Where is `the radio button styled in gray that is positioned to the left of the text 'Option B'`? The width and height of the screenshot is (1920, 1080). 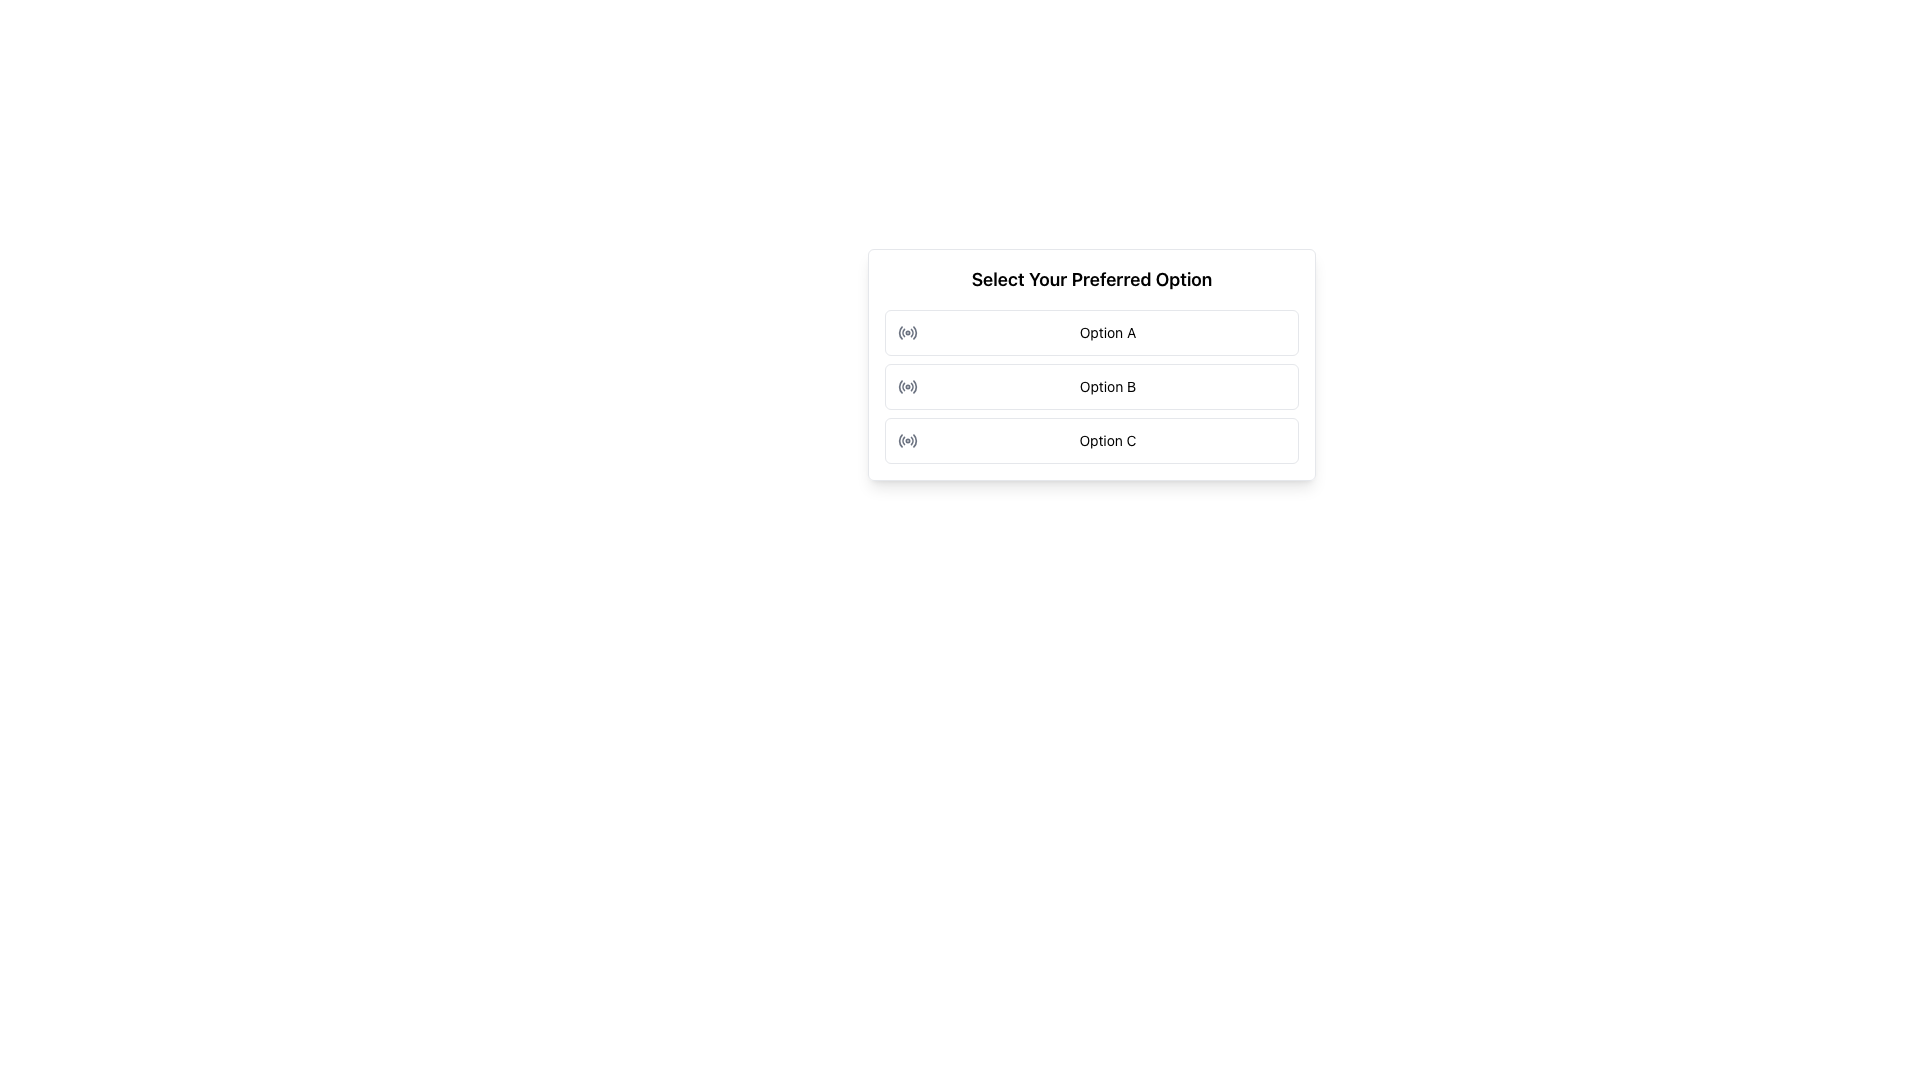 the radio button styled in gray that is positioned to the left of the text 'Option B' is located at coordinates (906, 386).